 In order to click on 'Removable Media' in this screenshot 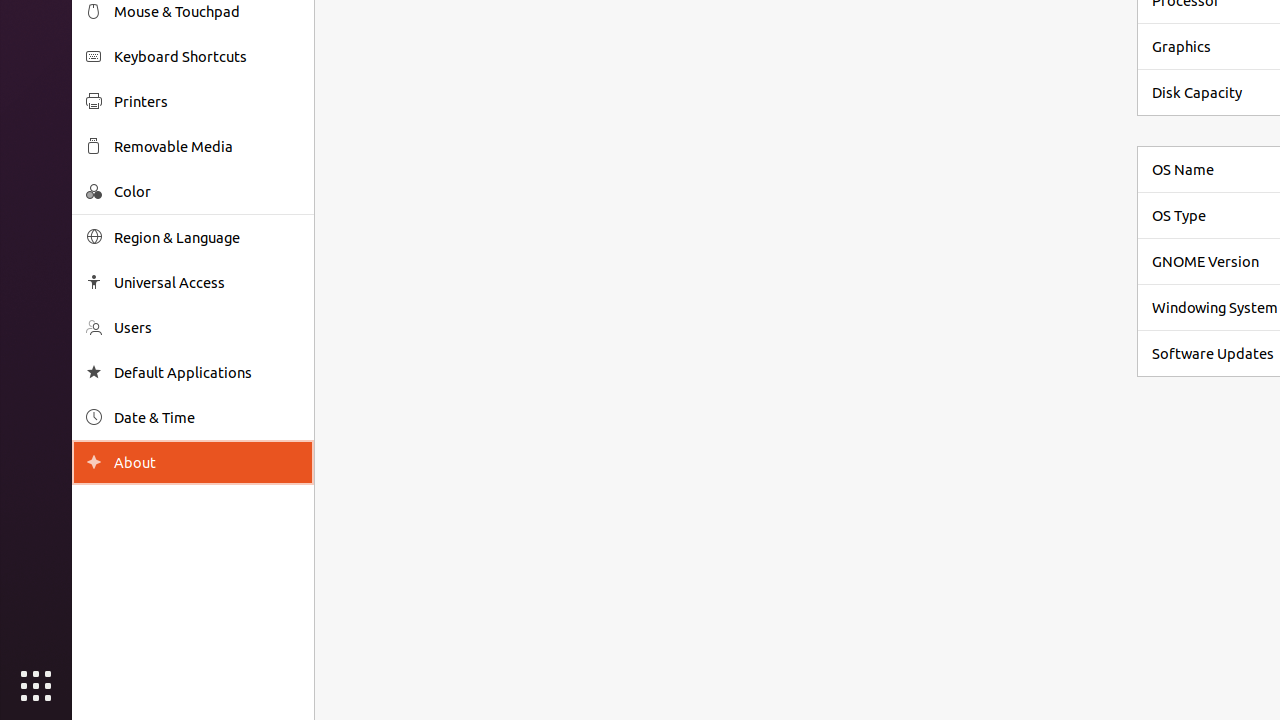, I will do `click(206, 145)`.